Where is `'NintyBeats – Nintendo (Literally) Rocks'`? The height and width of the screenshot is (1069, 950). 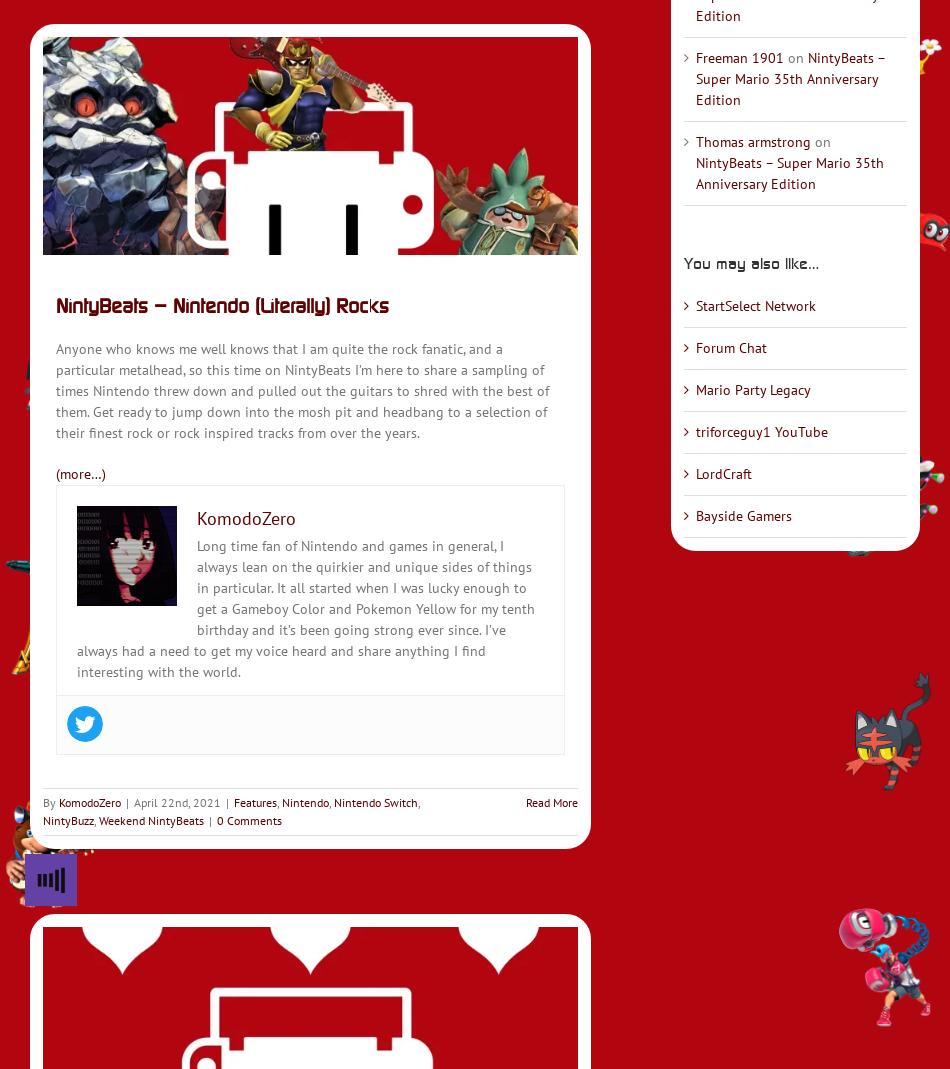 'NintyBeats – Nintendo (Literally) Rocks' is located at coordinates (222, 303).